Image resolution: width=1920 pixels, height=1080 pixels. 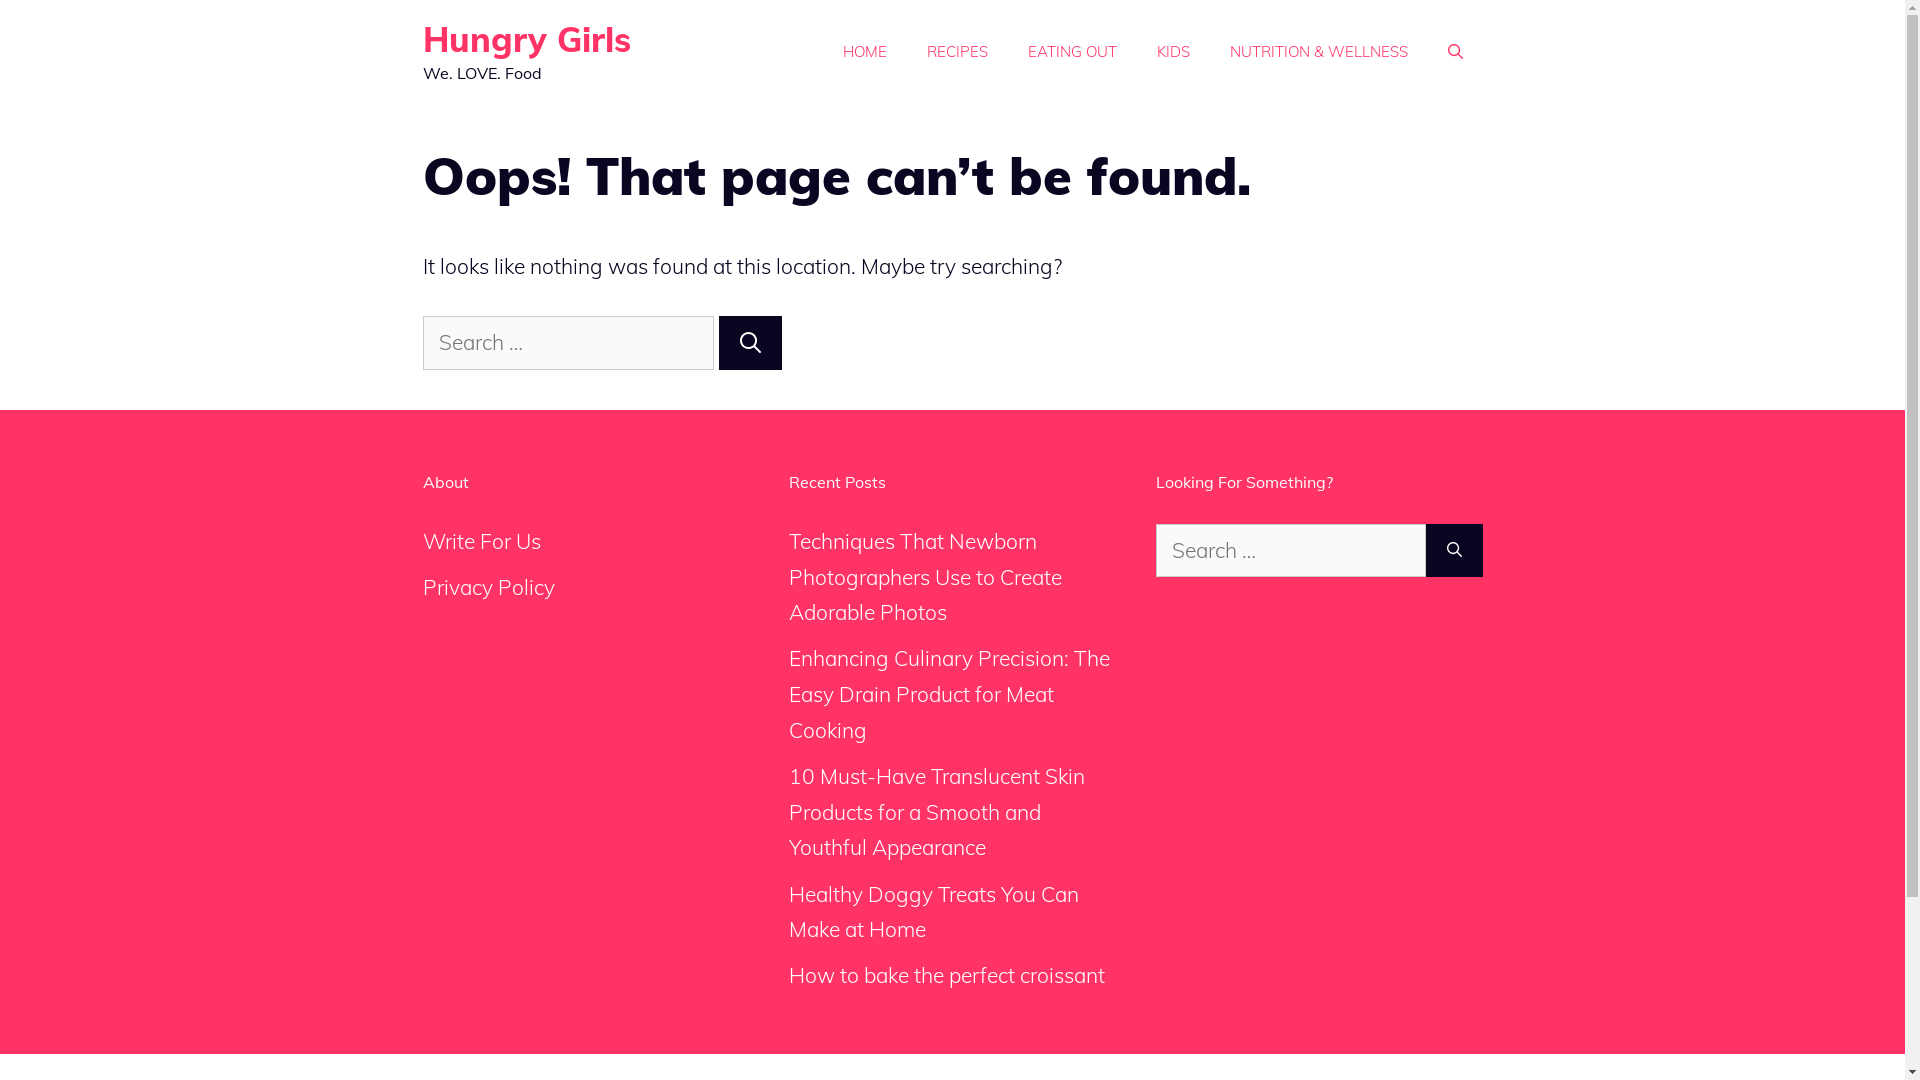 What do you see at coordinates (1291, 551) in the screenshot?
I see `'Search for:'` at bounding box center [1291, 551].